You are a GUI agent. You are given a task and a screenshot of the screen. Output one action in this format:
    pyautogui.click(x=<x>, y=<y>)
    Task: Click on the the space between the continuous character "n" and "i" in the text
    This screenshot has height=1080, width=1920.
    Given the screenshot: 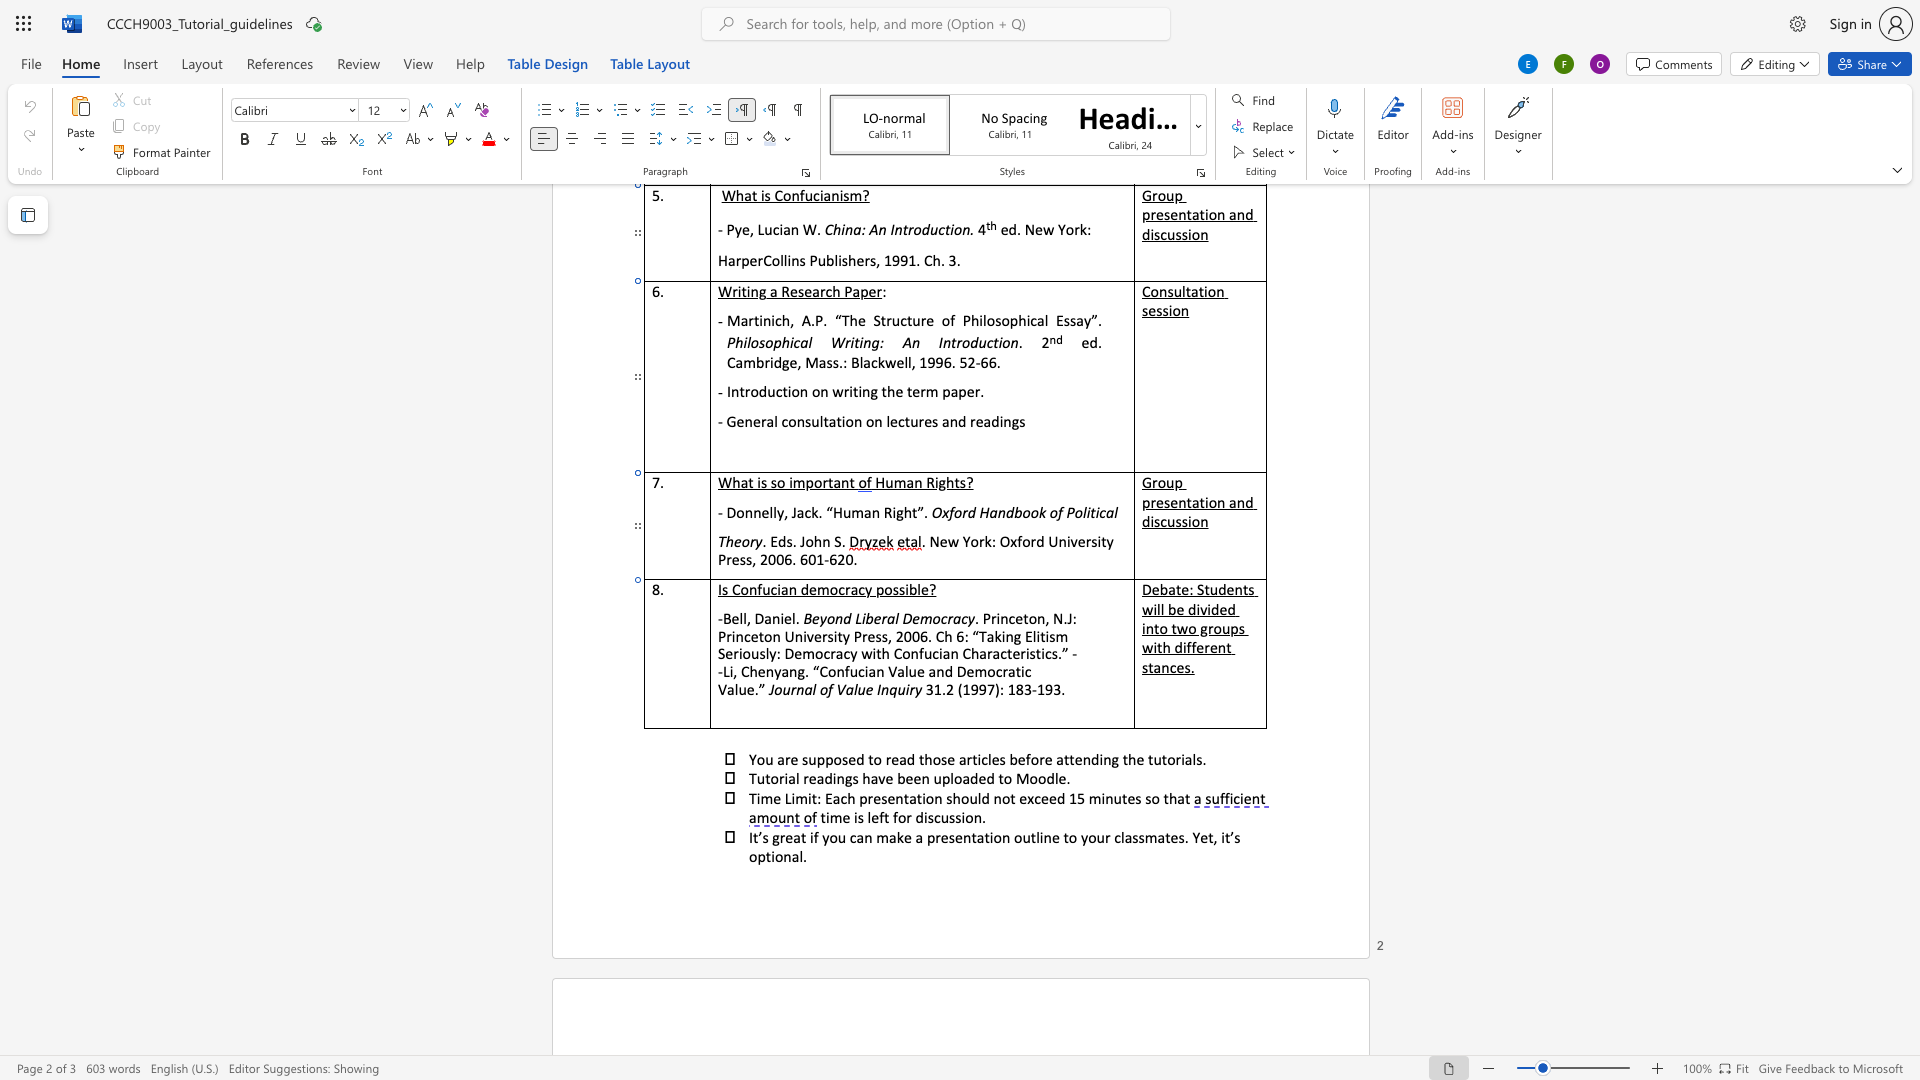 What is the action you would take?
    pyautogui.click(x=778, y=617)
    